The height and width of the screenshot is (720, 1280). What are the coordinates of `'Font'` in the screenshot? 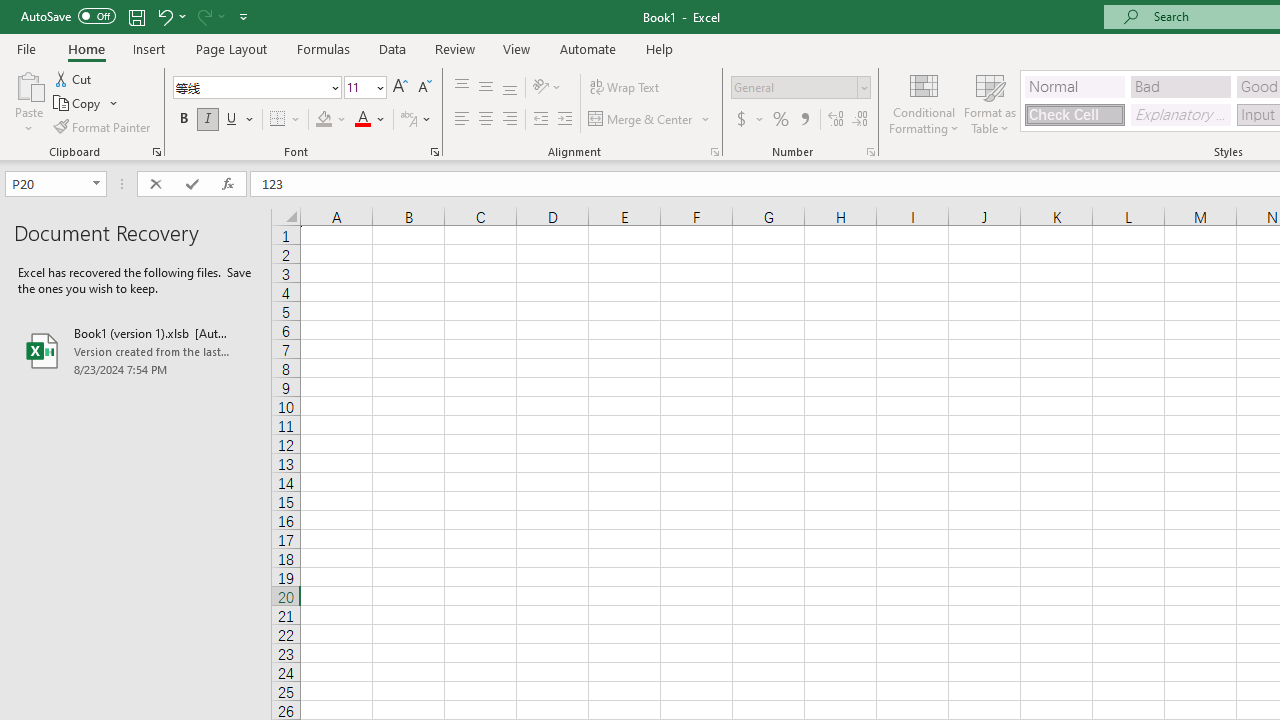 It's located at (256, 86).